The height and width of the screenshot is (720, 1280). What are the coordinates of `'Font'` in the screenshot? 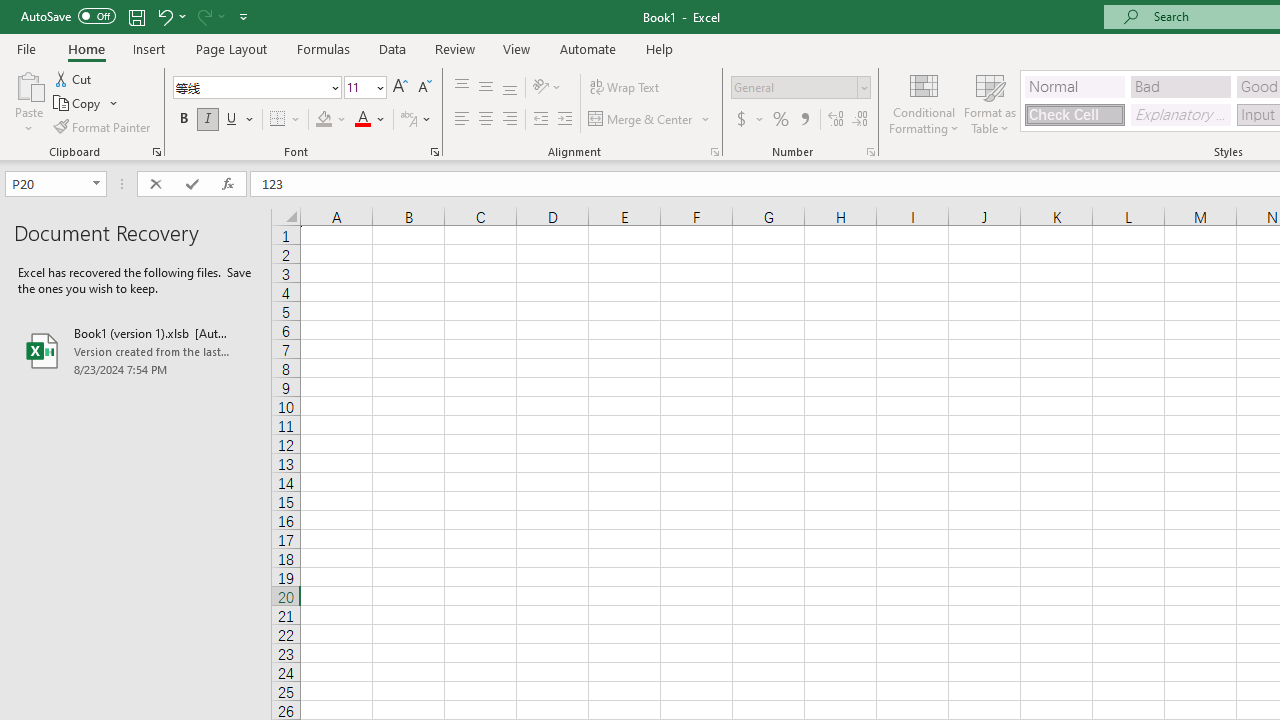 It's located at (256, 86).